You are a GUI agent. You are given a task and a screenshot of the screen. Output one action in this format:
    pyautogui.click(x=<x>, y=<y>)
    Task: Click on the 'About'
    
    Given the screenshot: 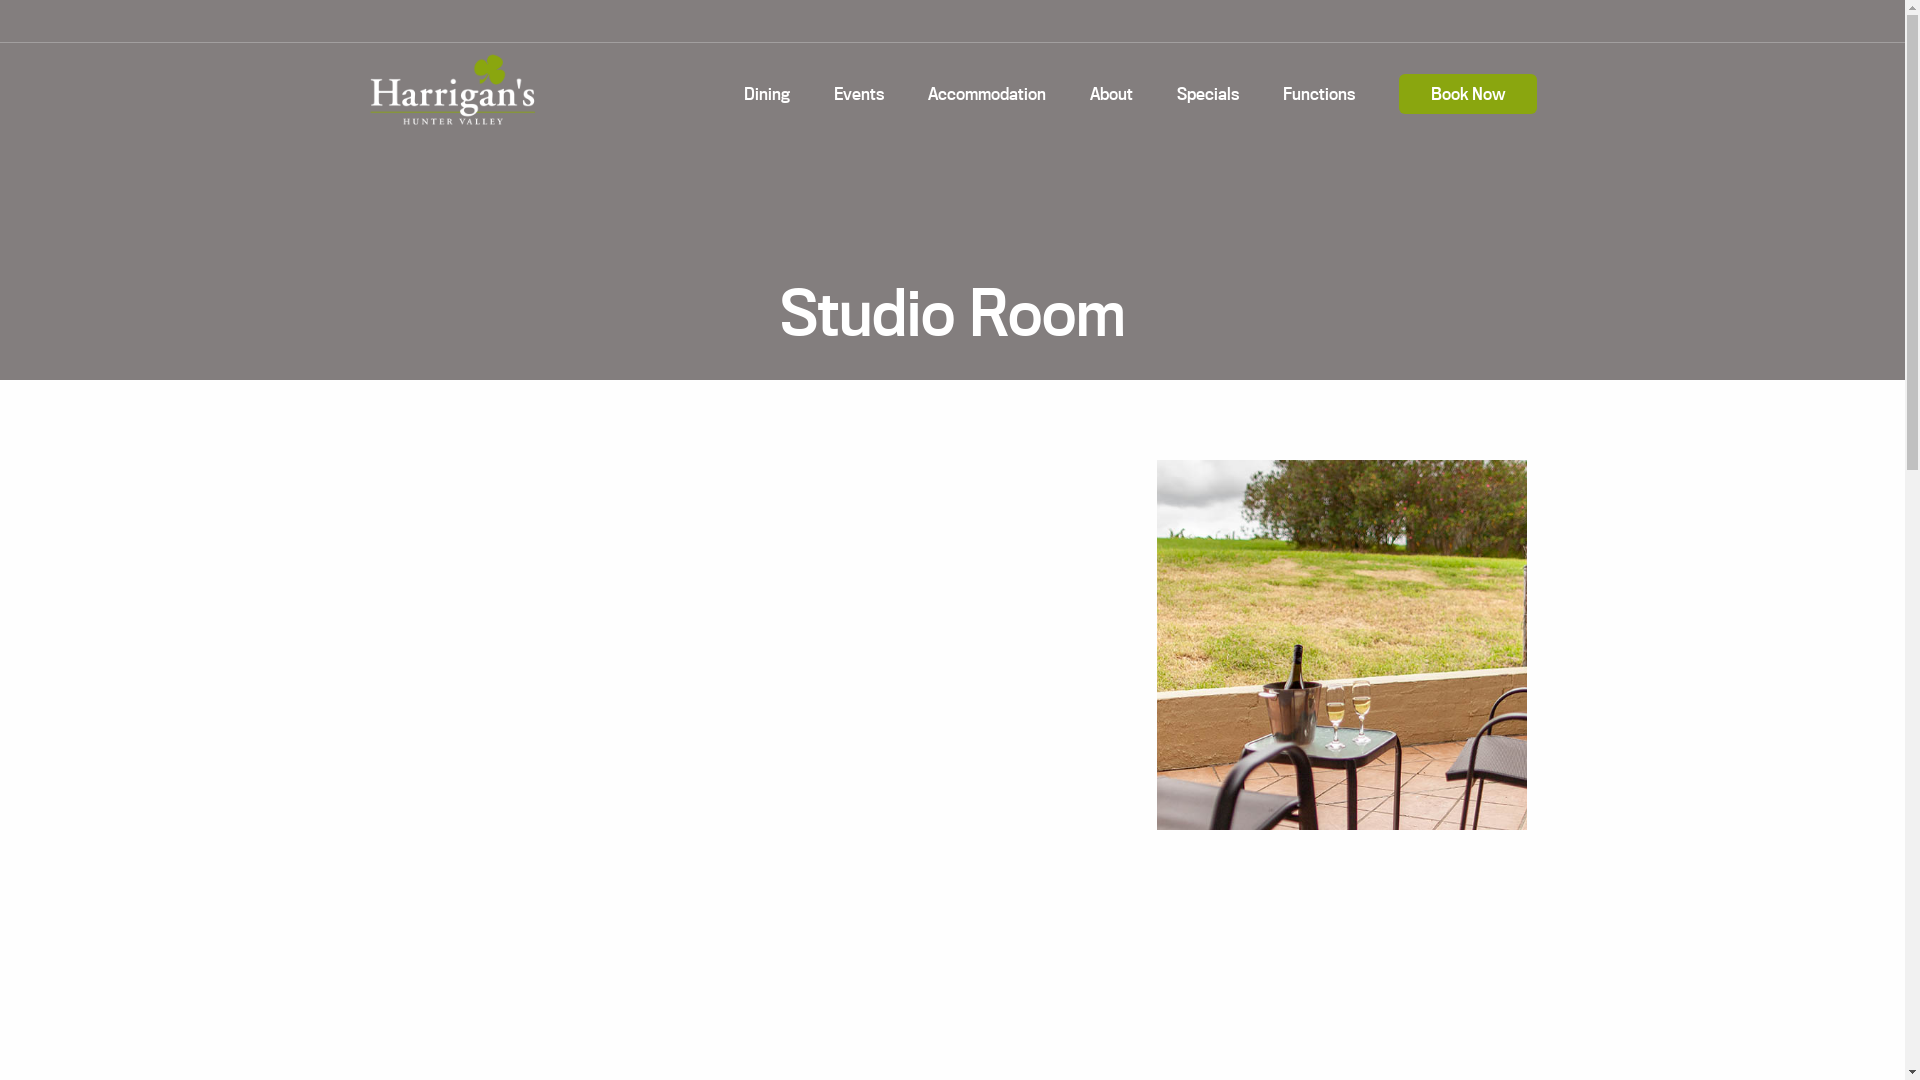 What is the action you would take?
    pyautogui.click(x=1110, y=93)
    